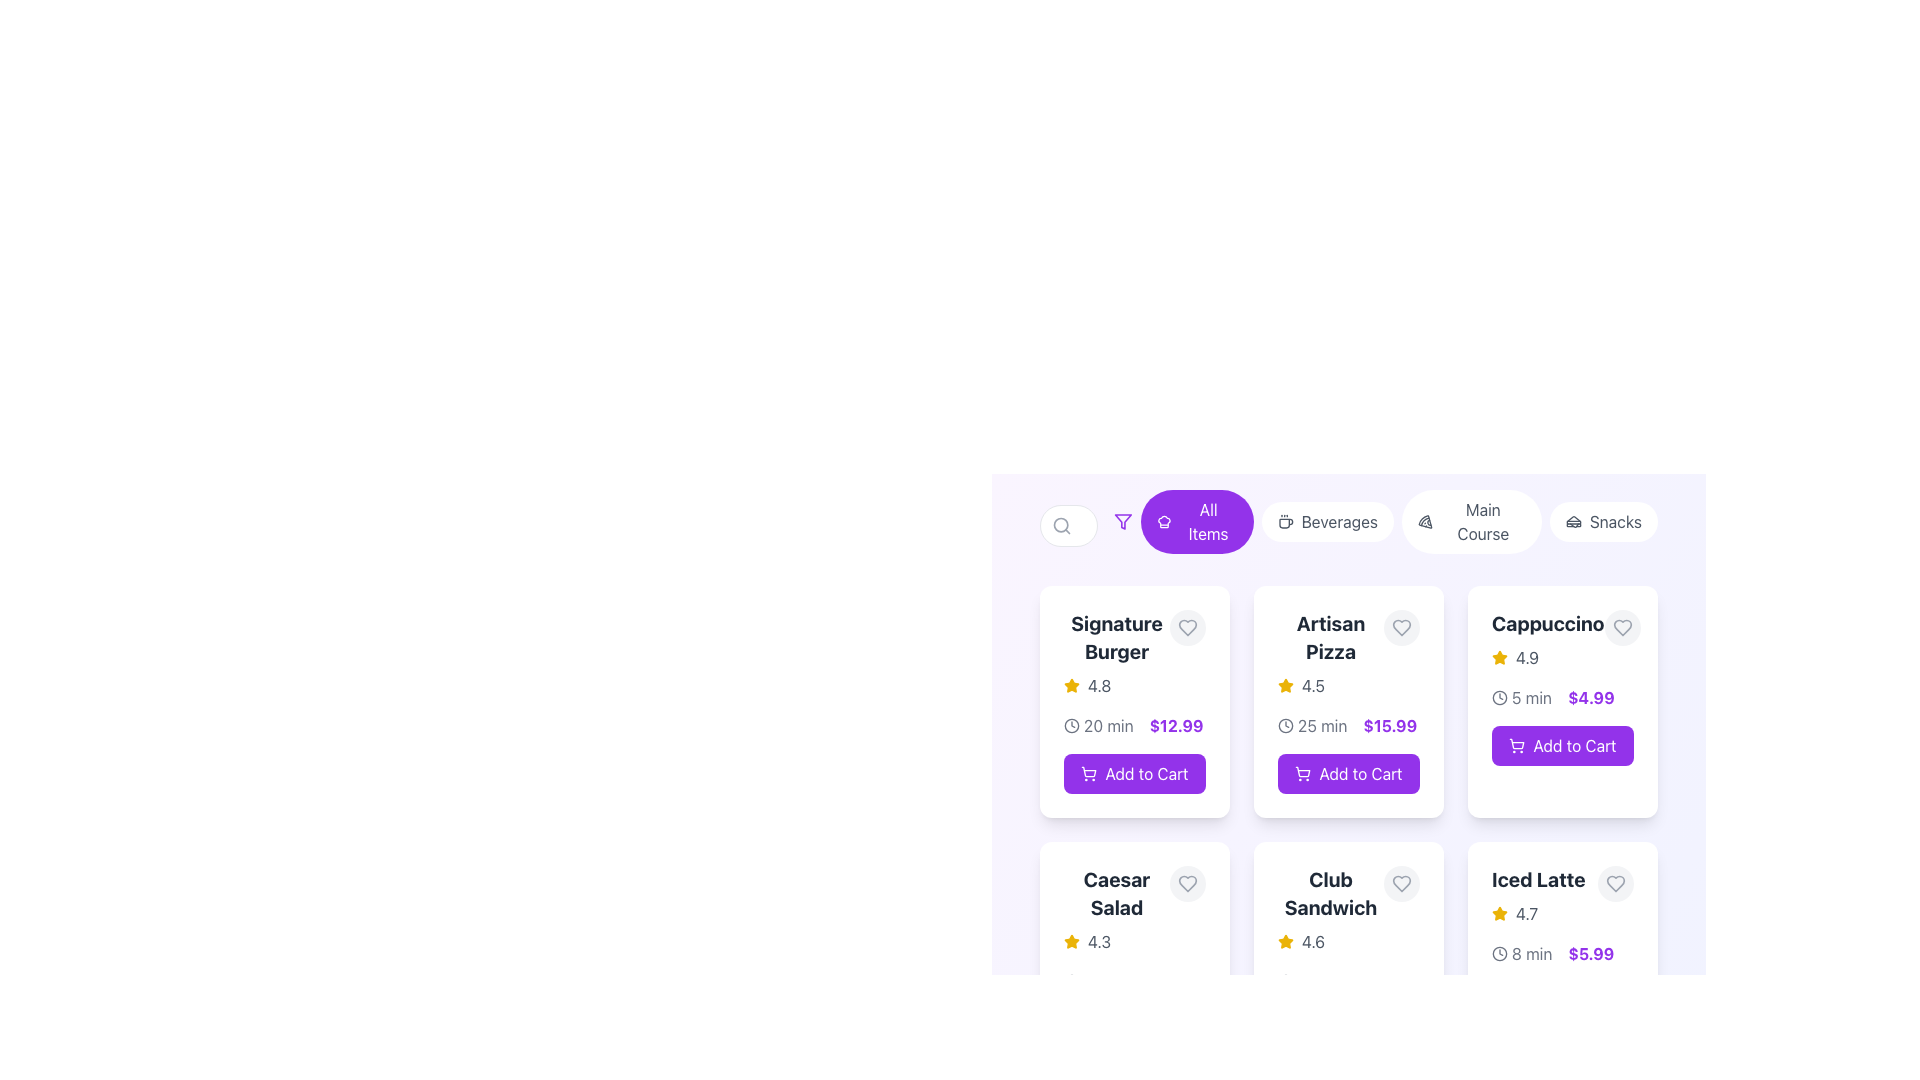 The height and width of the screenshot is (1080, 1920). I want to click on the 'Caesar Salad' text label with a rating of '4.3' and a filled yellow star icon, located in the second row and first column of the item grid, so click(1116, 910).